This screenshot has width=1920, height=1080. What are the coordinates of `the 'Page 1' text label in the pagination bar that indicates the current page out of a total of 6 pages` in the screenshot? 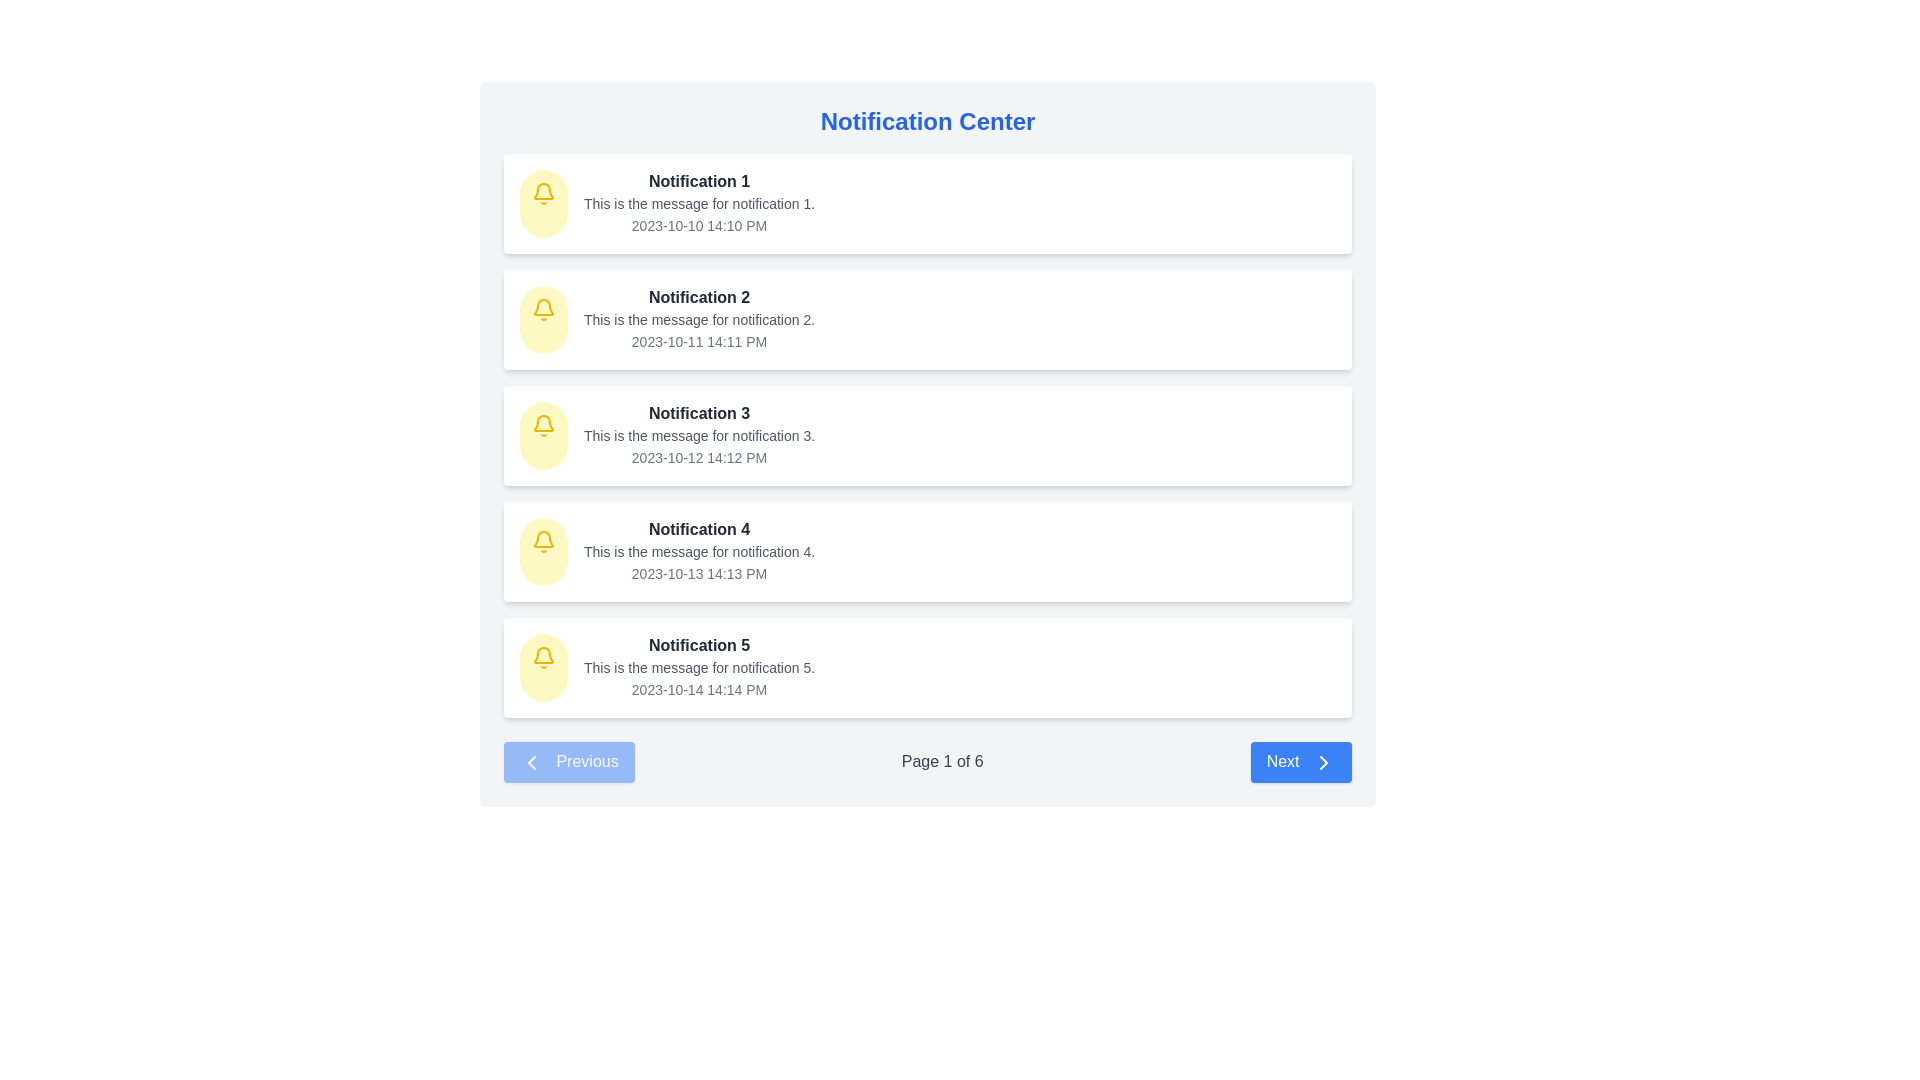 It's located at (941, 762).